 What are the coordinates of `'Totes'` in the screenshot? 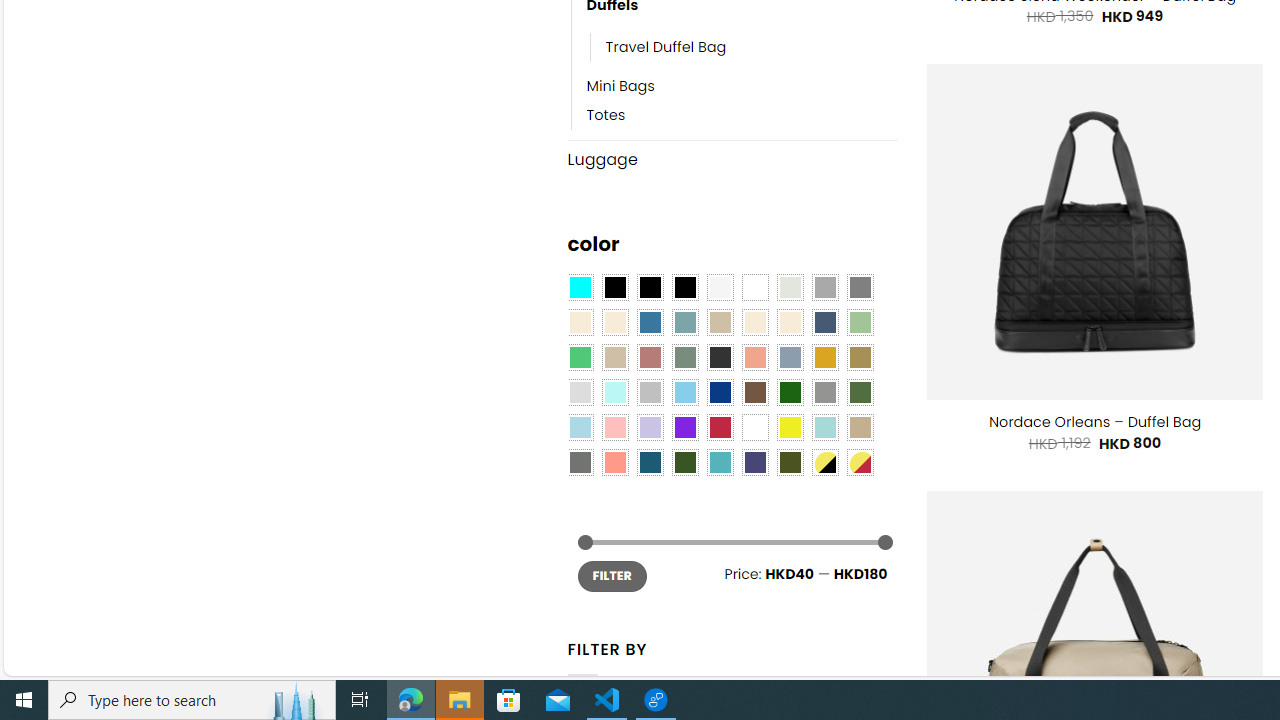 It's located at (741, 115).